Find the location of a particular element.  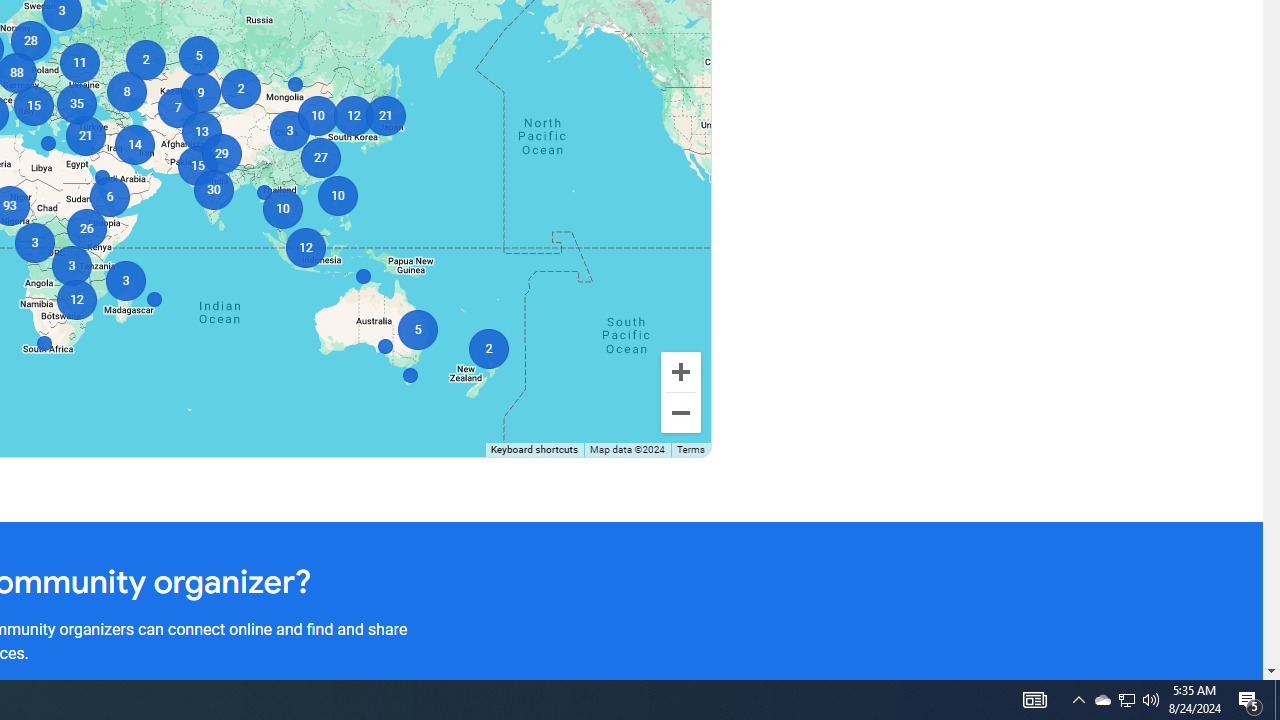

'5' is located at coordinates (198, 55).